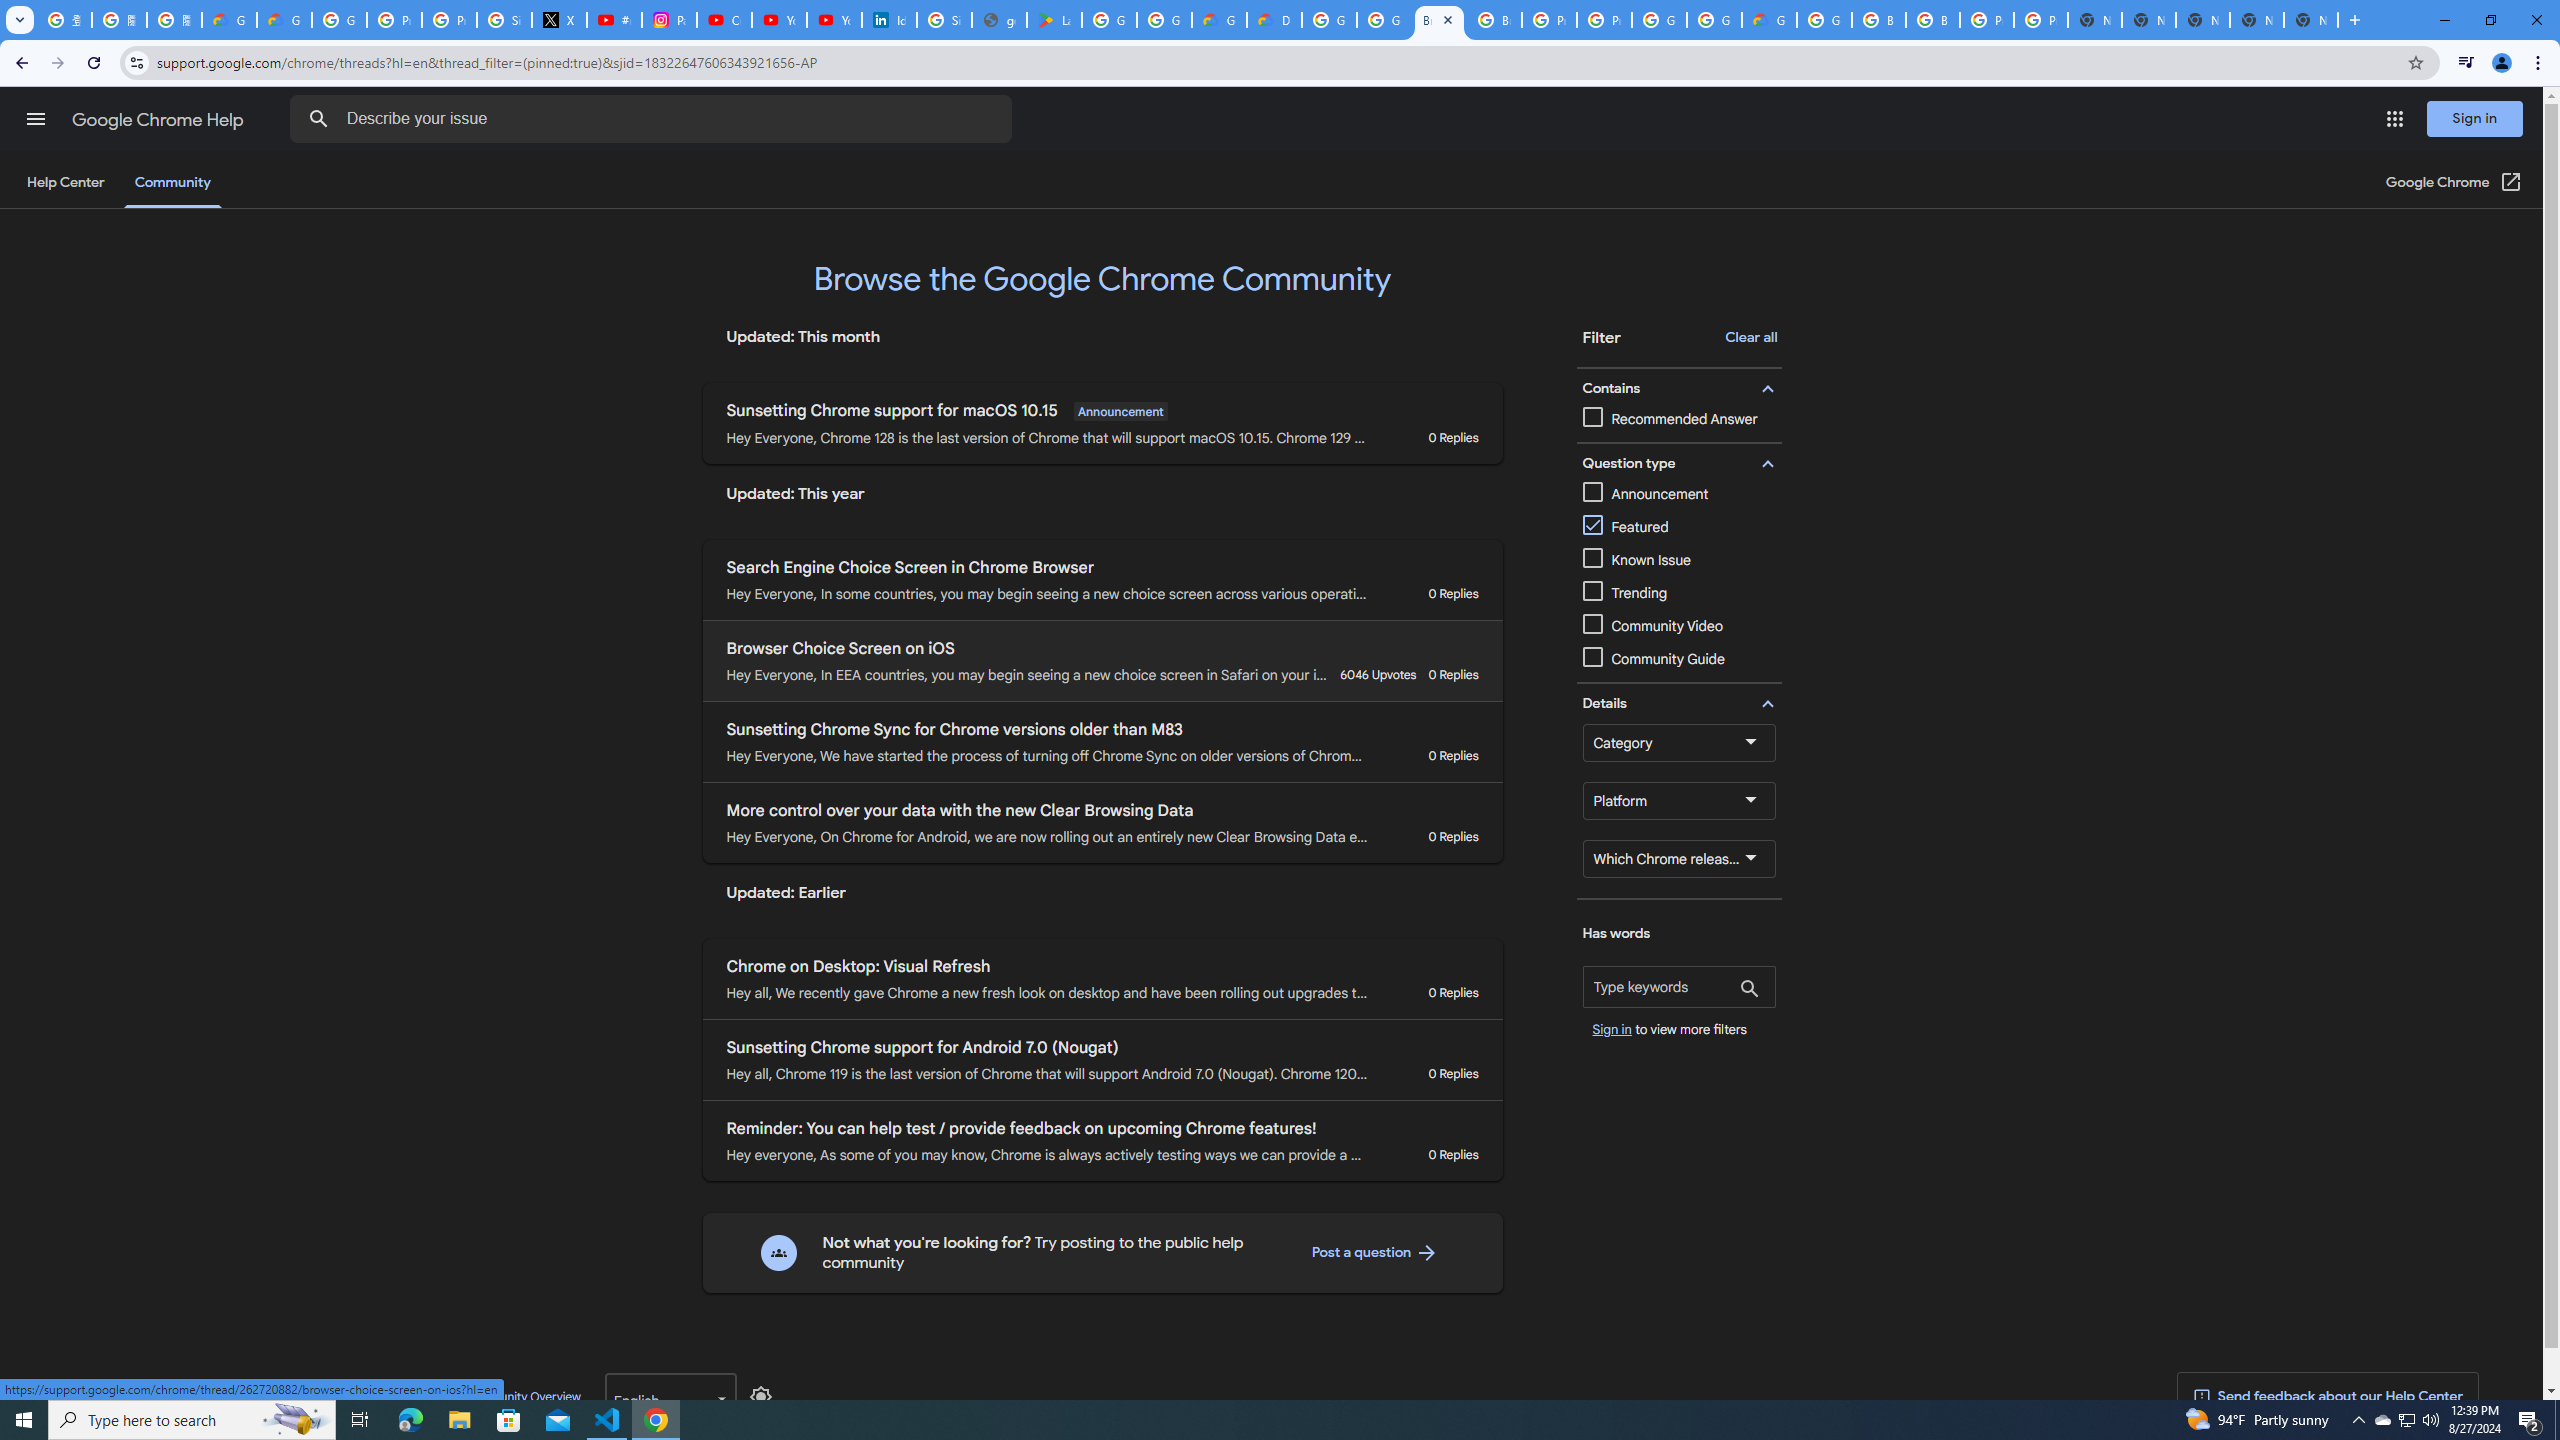  What do you see at coordinates (1823, 19) in the screenshot?
I see `'Google Cloud Platform'` at bounding box center [1823, 19].